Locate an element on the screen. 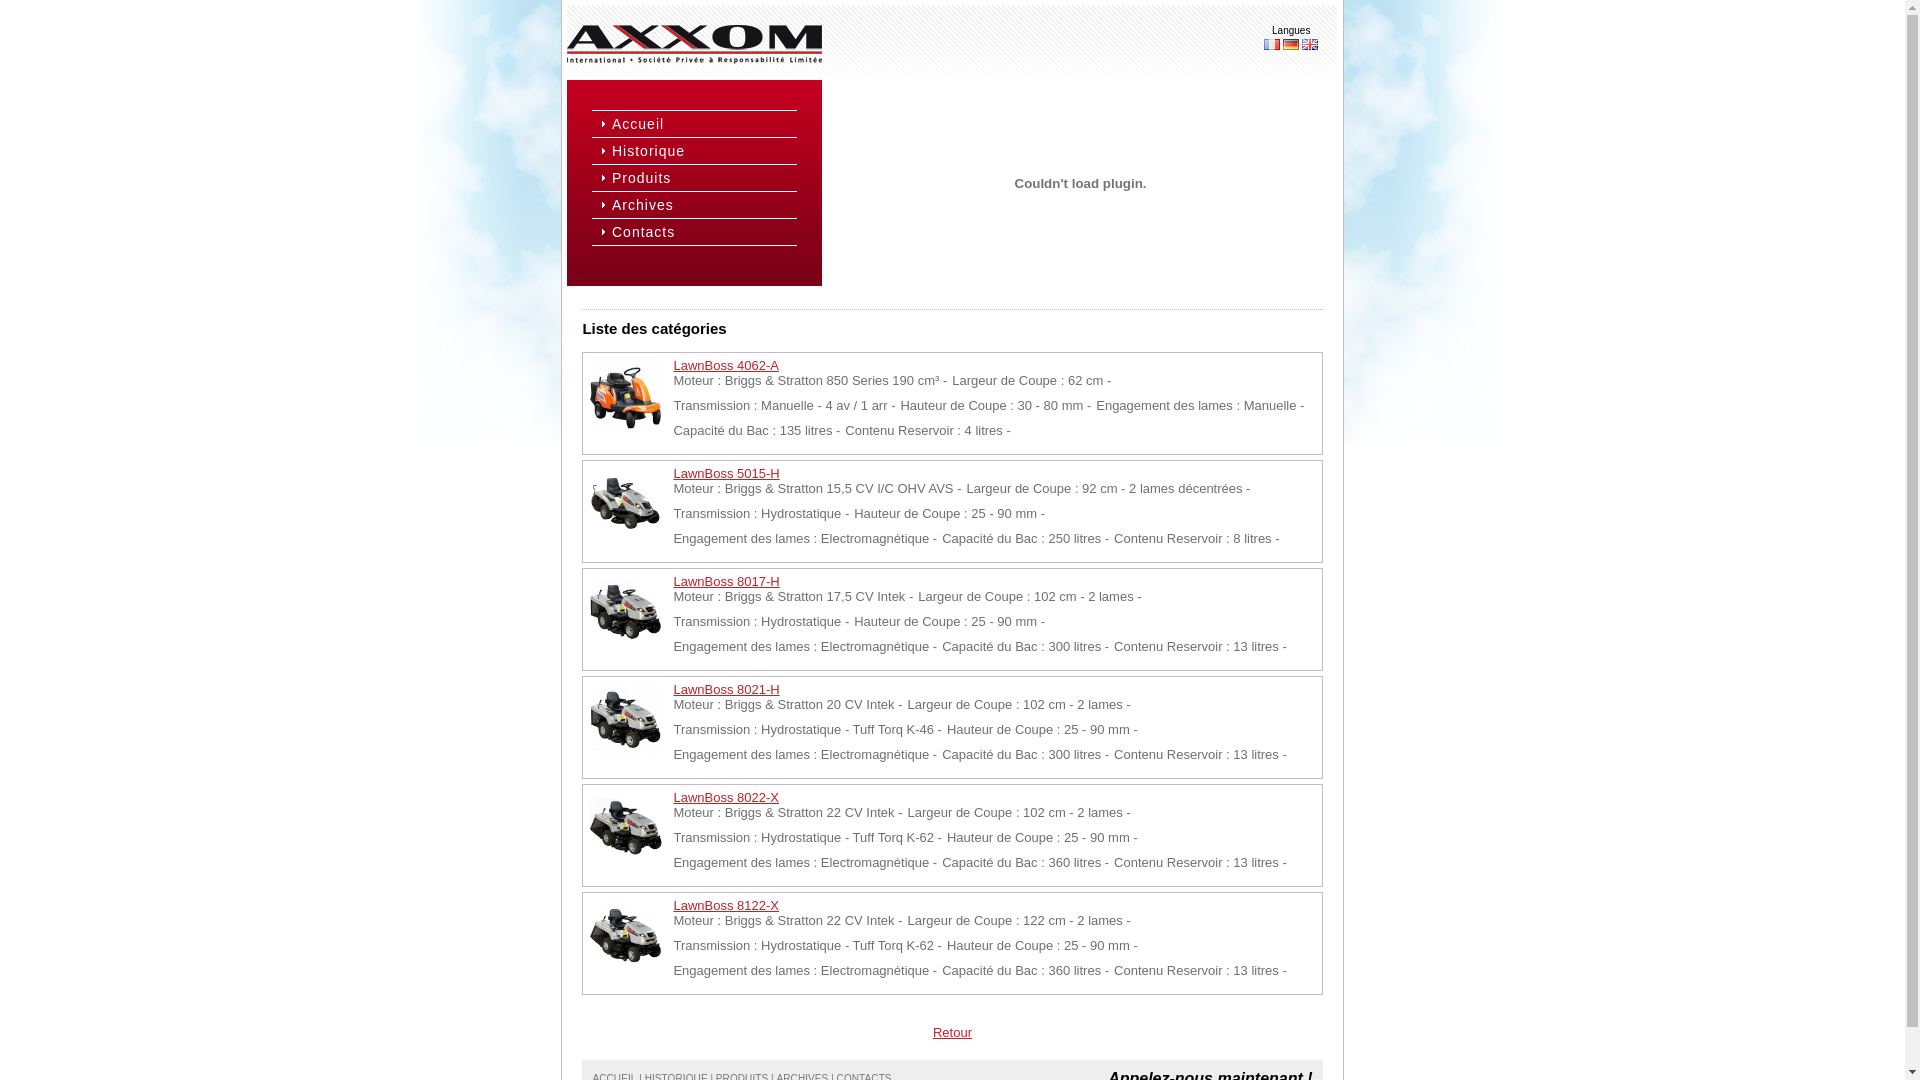  'Axxom' is located at coordinates (694, 44).